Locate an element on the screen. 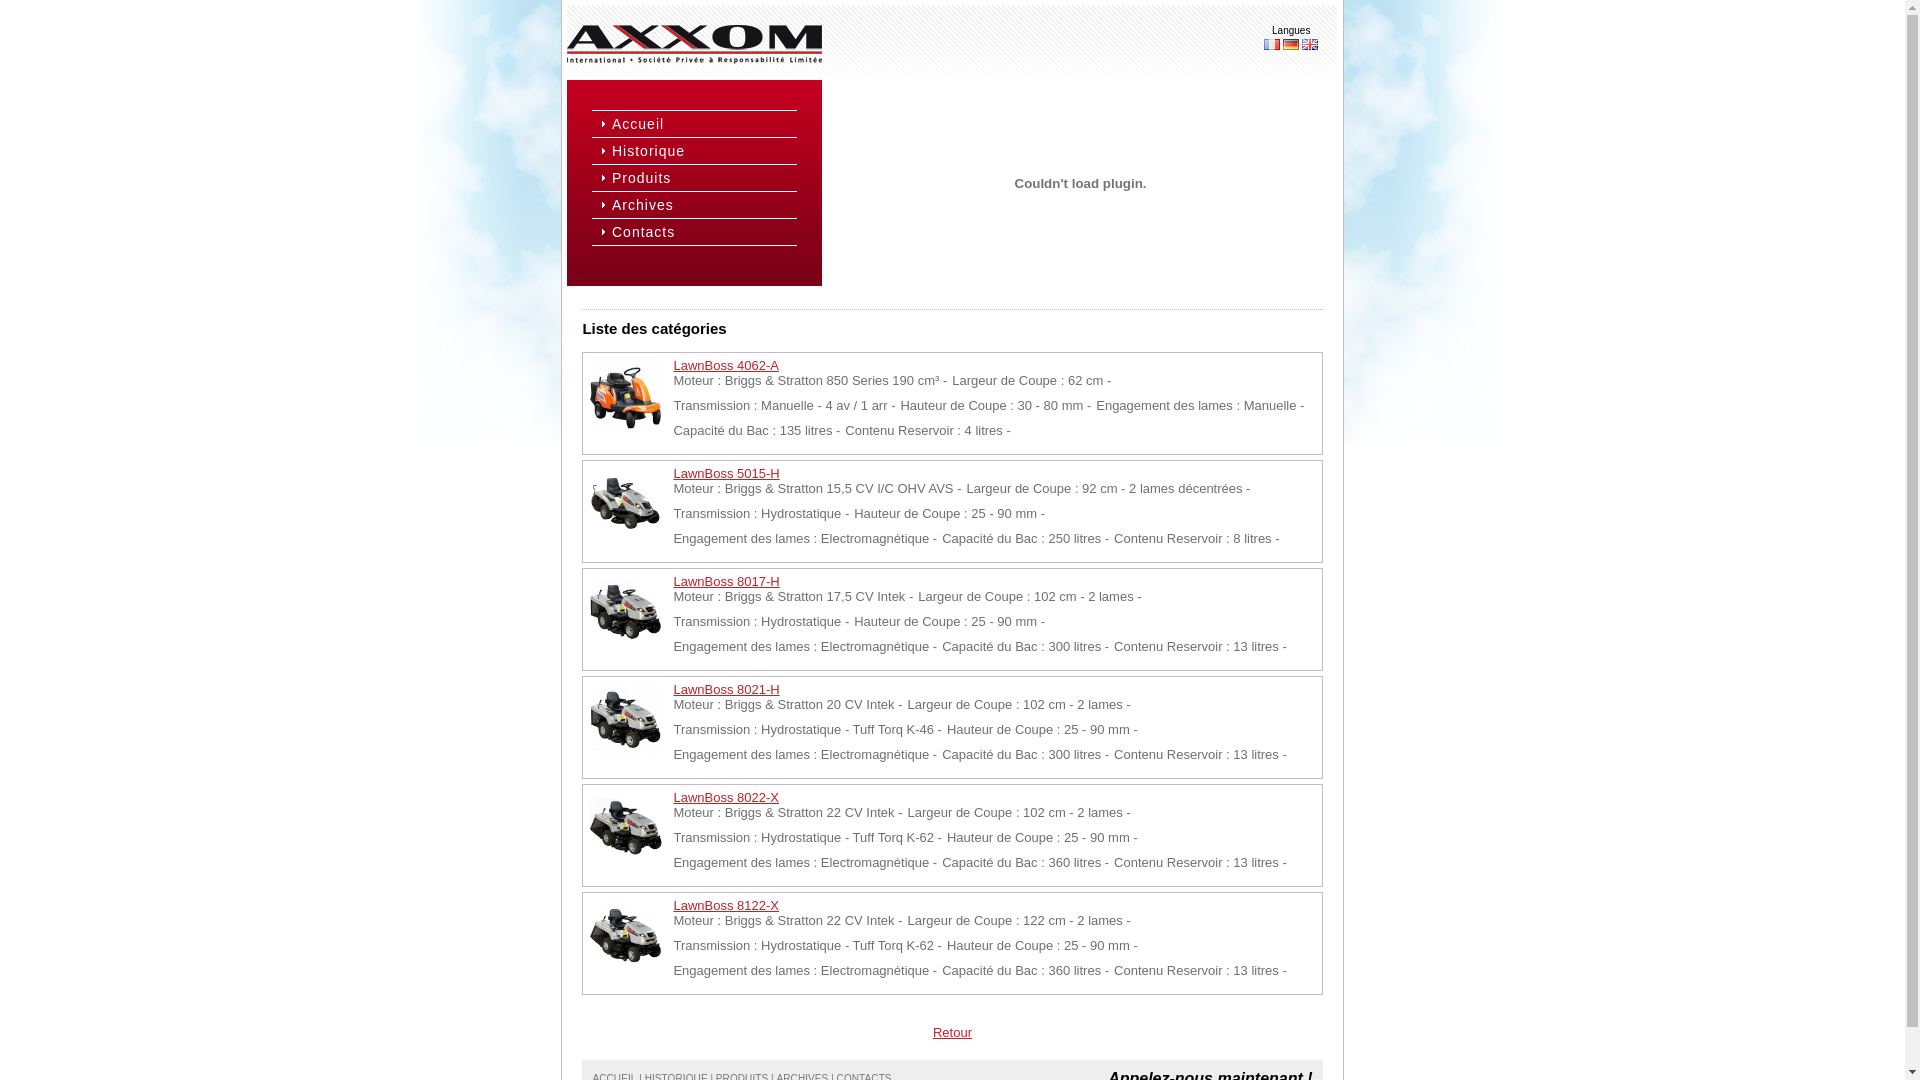  'Axxom' is located at coordinates (694, 44).